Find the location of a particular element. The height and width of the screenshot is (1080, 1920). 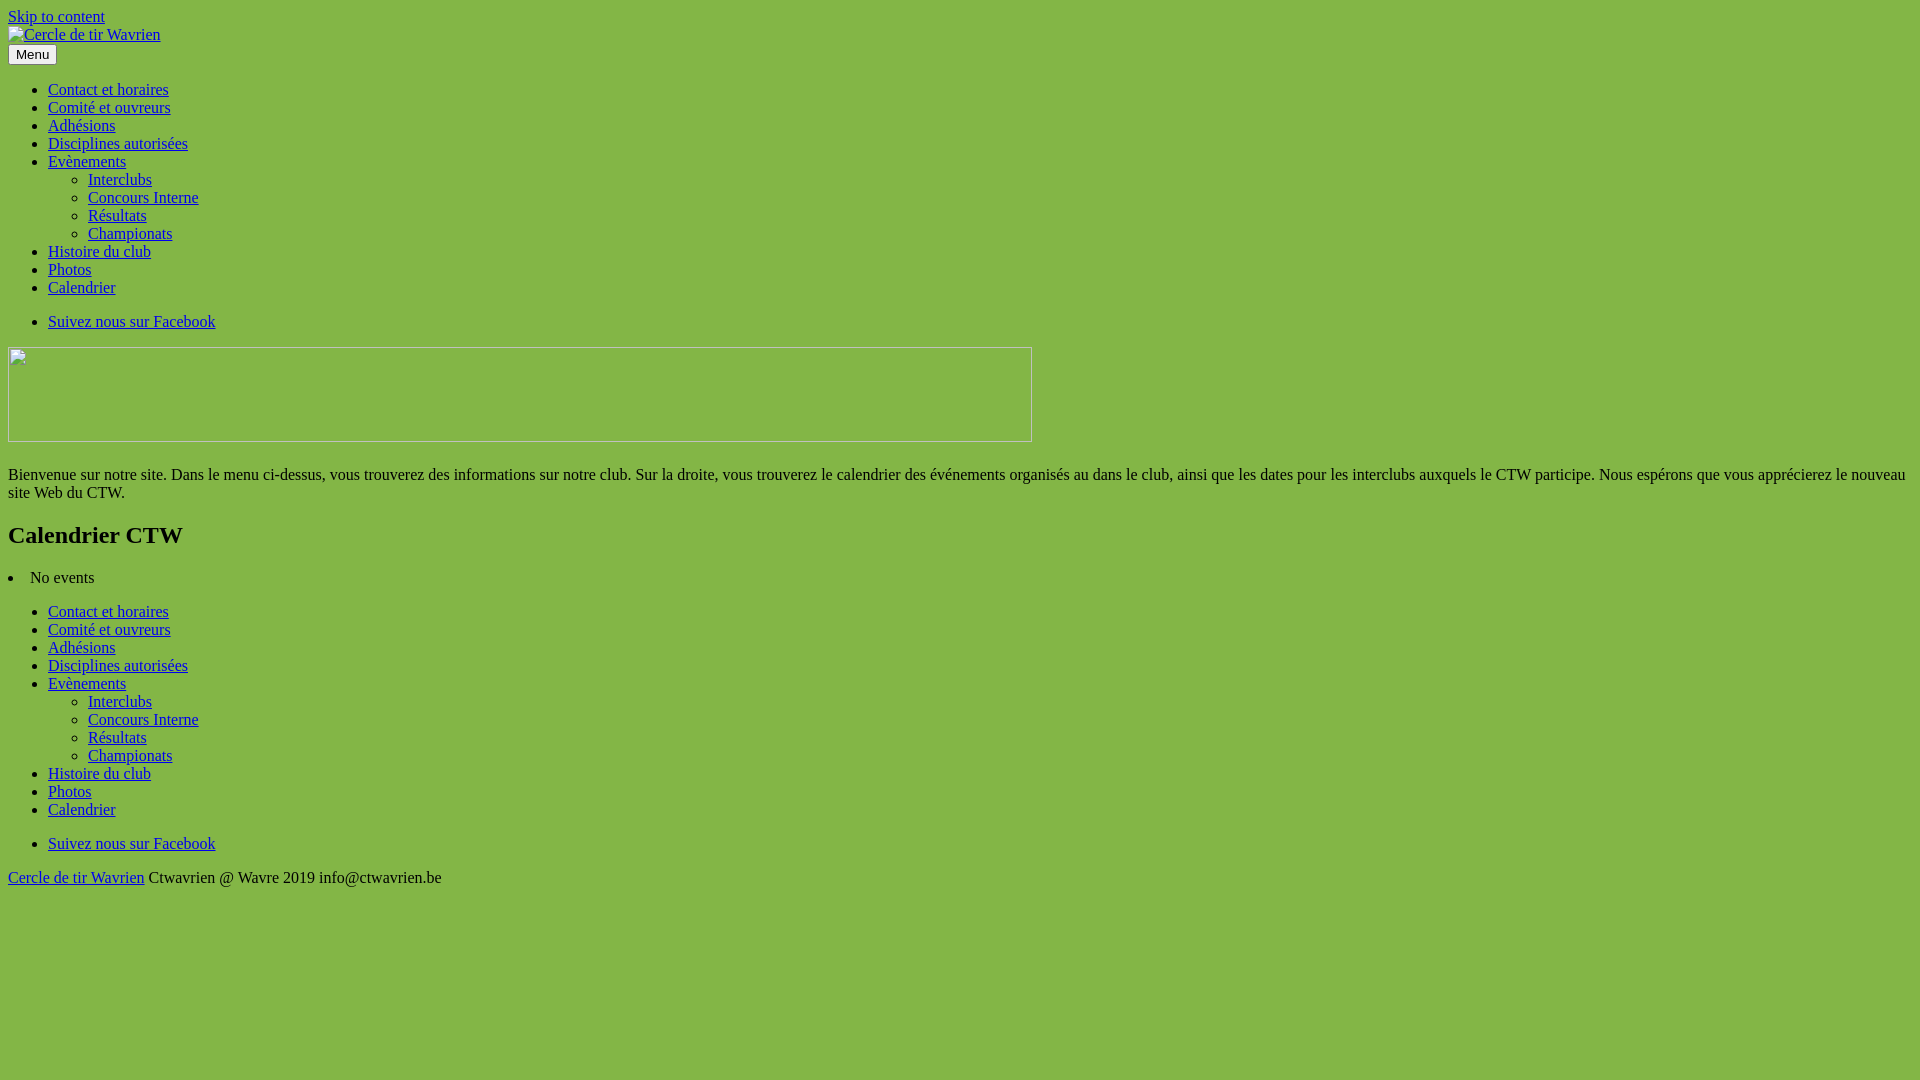

'Menu' is located at coordinates (32, 53).